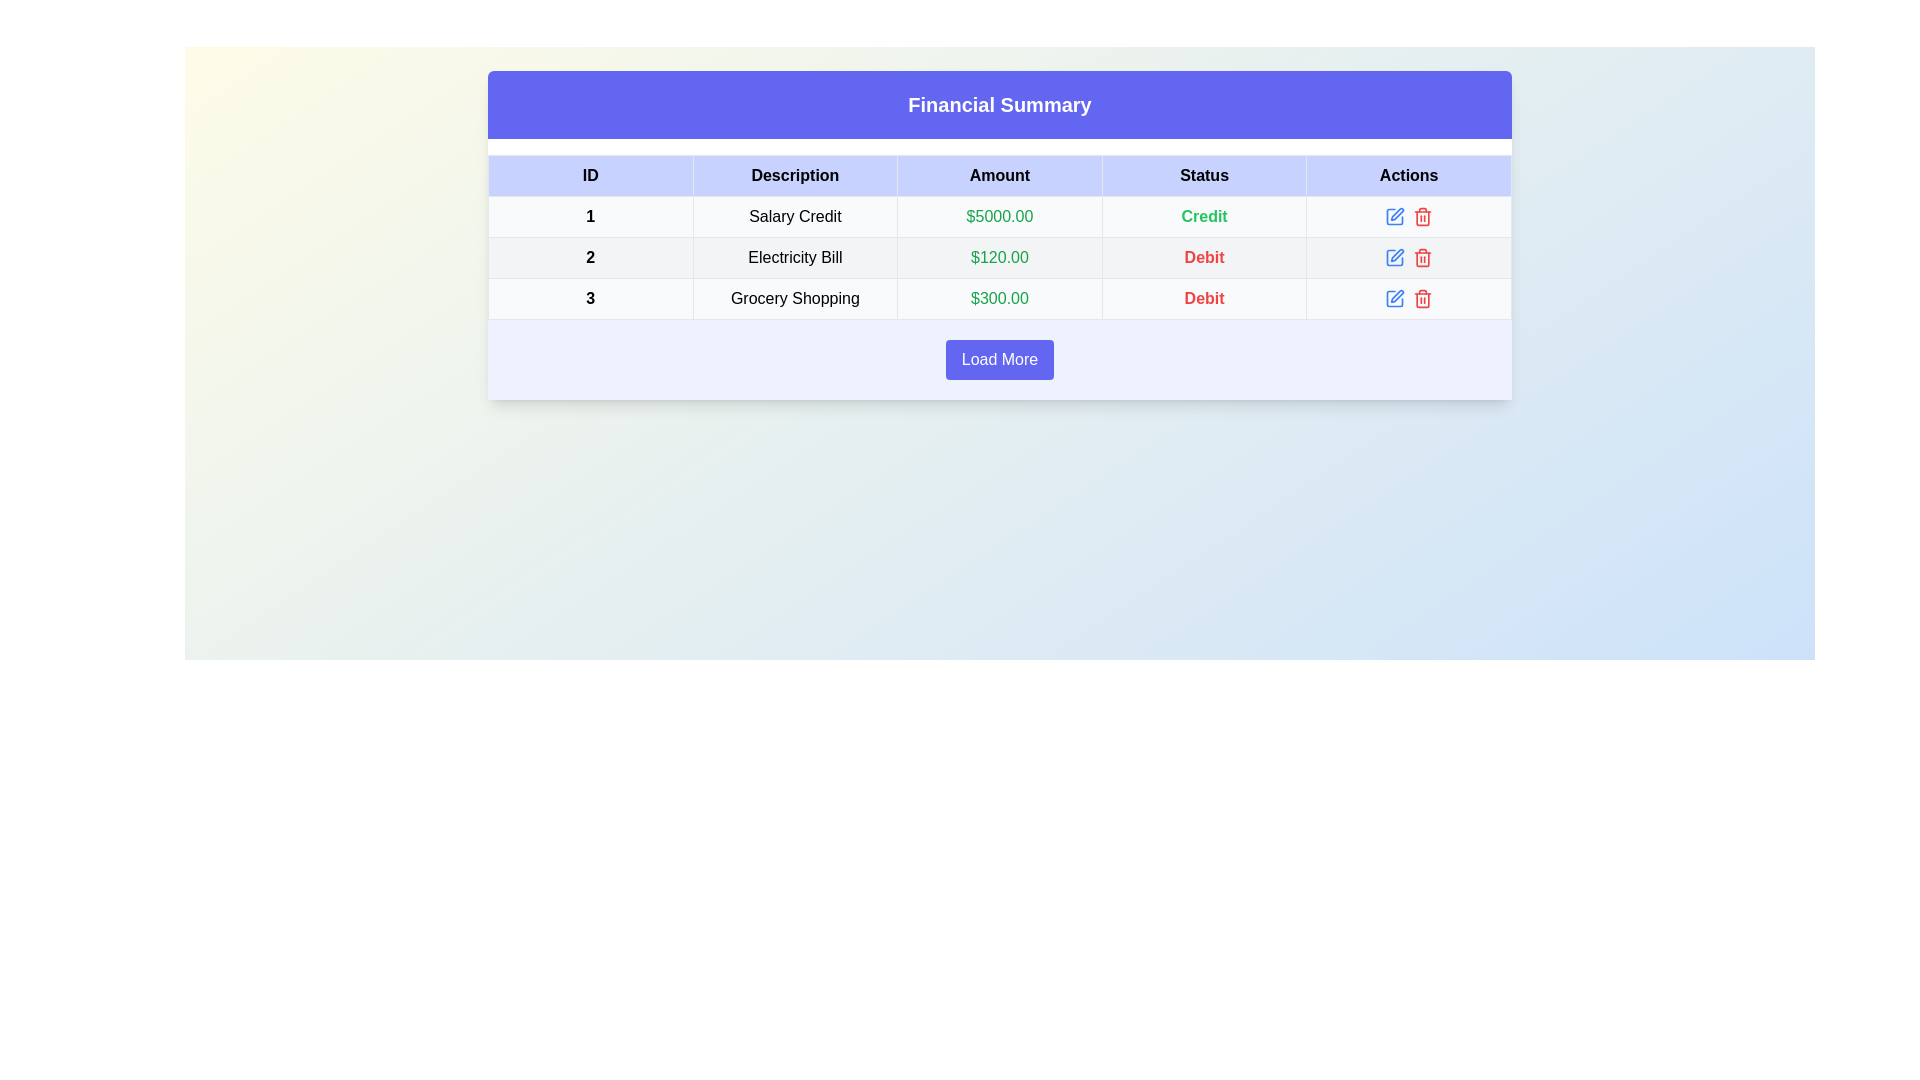 This screenshot has height=1080, width=1920. I want to click on the blue edit icon in the 'Actions' column of the last row of the table, so click(1394, 299).